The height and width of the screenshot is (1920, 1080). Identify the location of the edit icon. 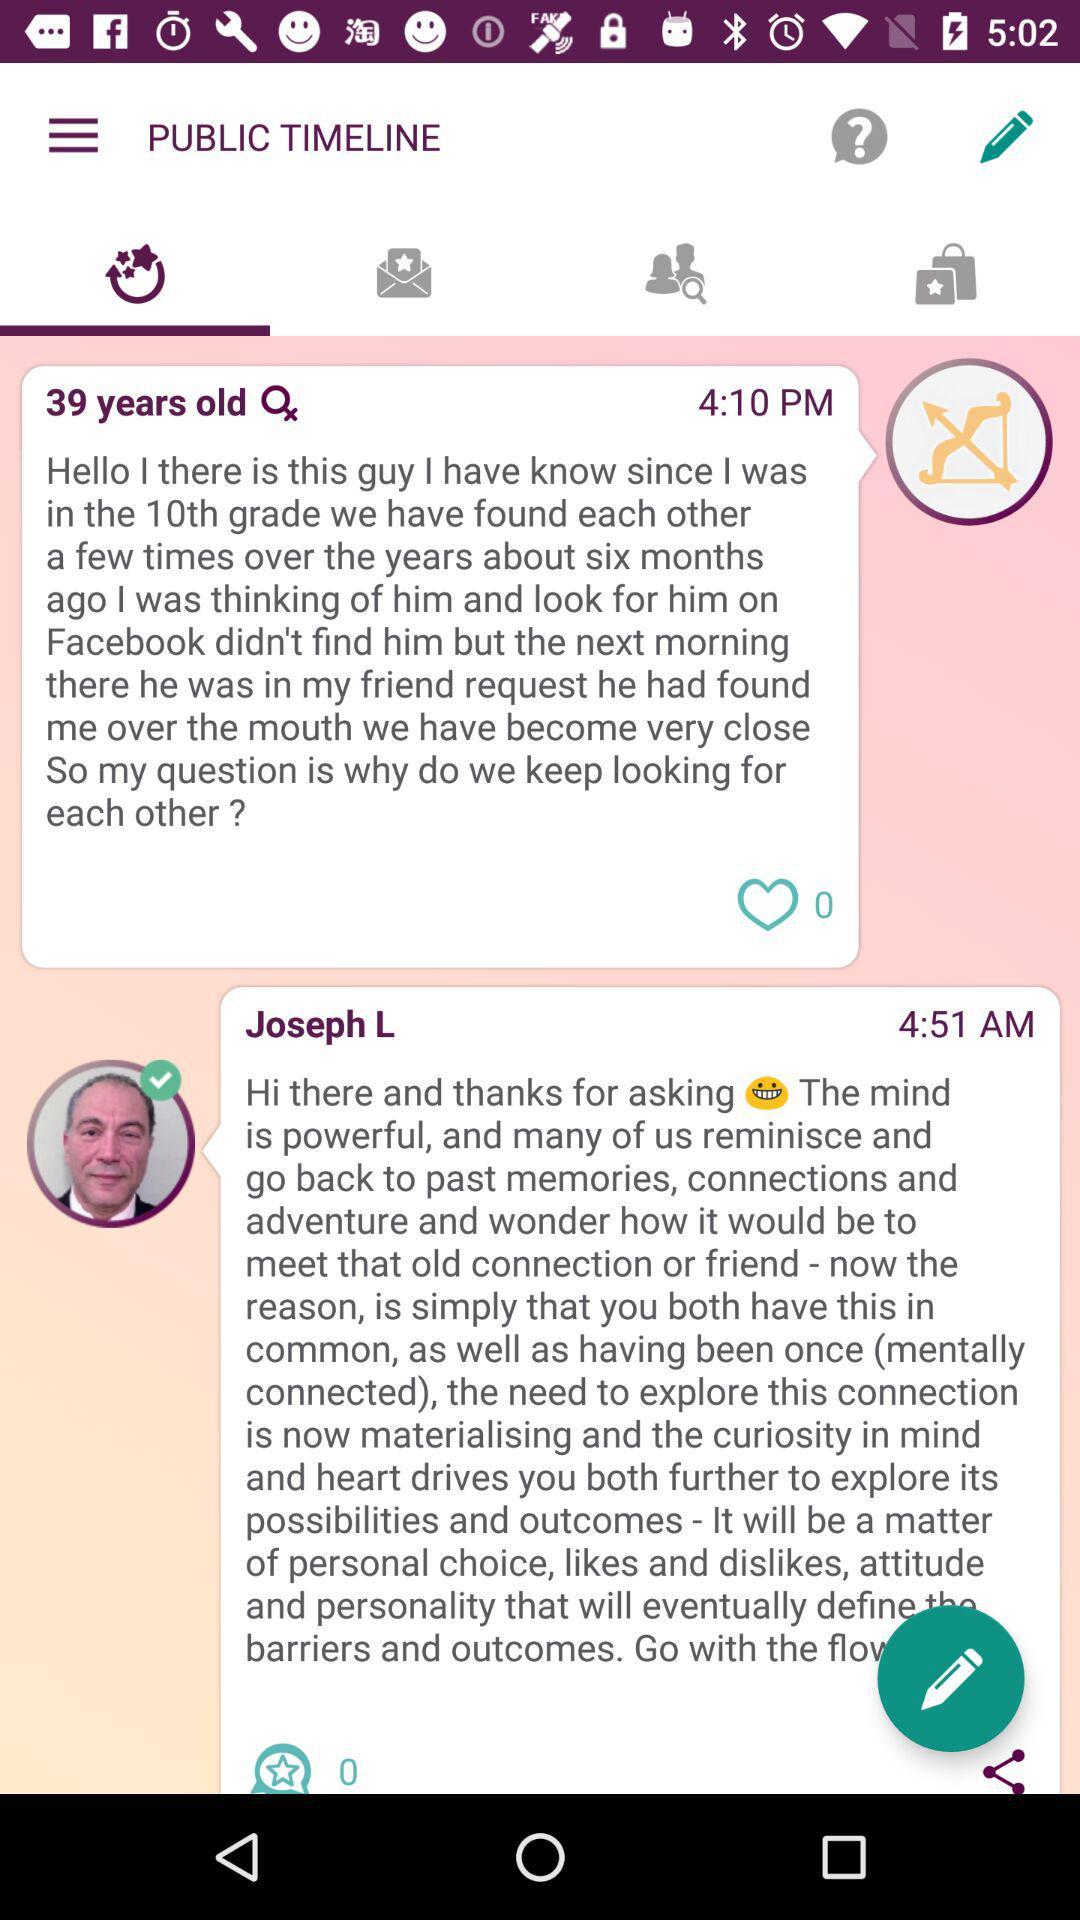
(950, 1678).